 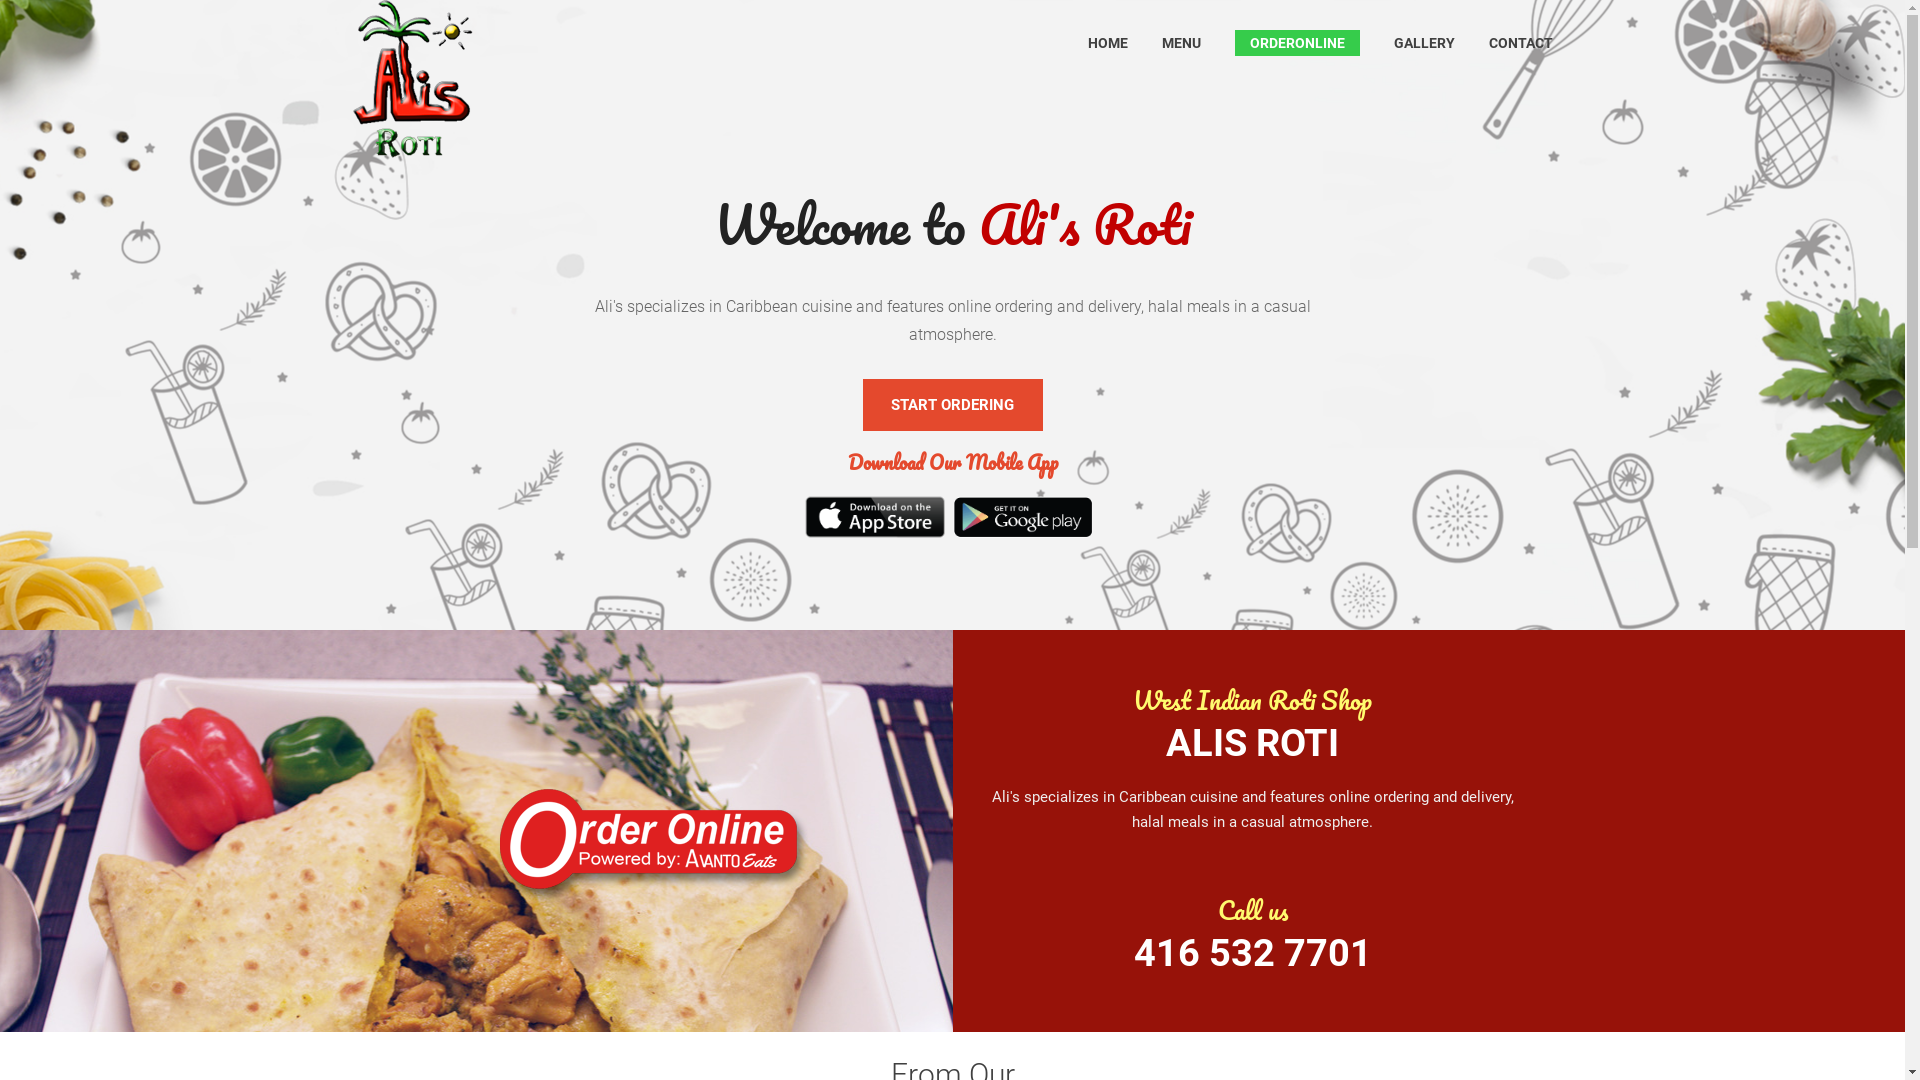 I want to click on 'MENU', so click(x=1181, y=42).